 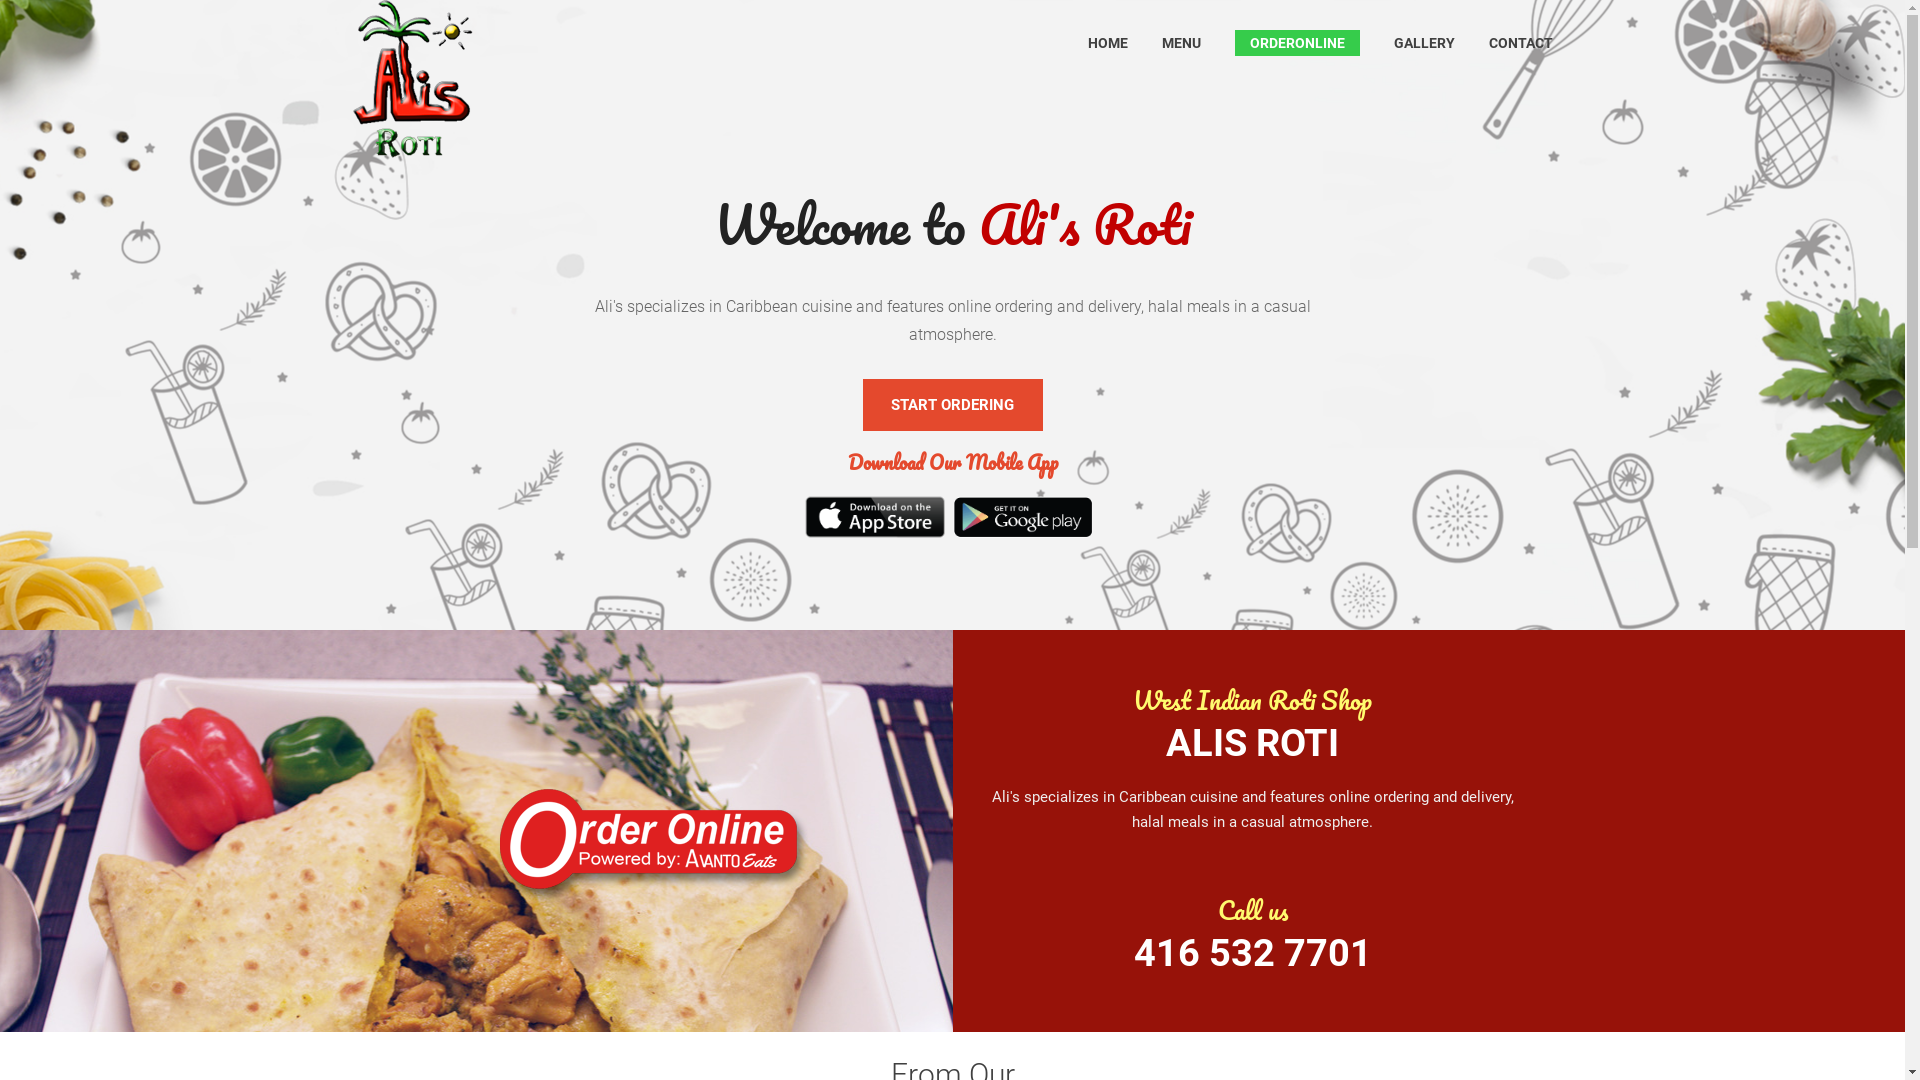 I want to click on 'MENU', so click(x=1181, y=42).